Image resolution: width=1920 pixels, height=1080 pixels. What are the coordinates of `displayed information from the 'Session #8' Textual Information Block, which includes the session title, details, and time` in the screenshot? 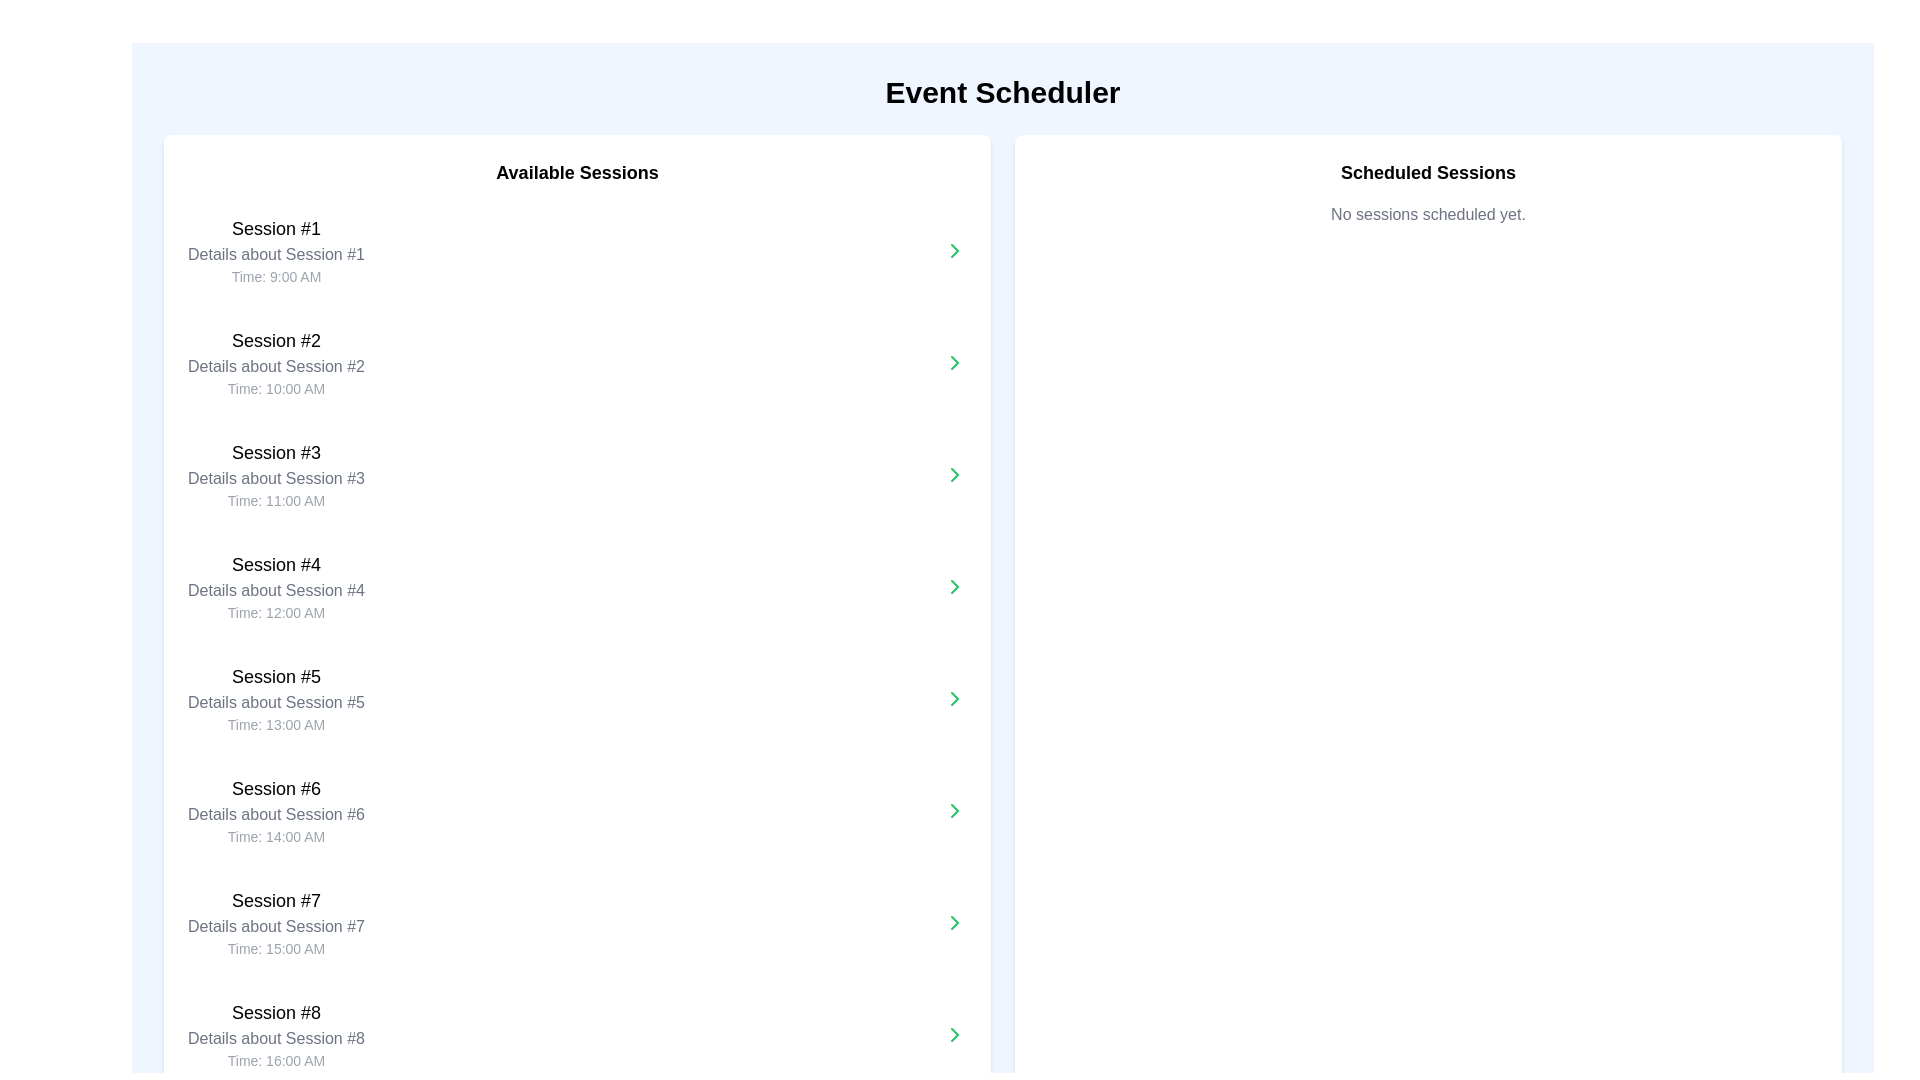 It's located at (275, 1034).